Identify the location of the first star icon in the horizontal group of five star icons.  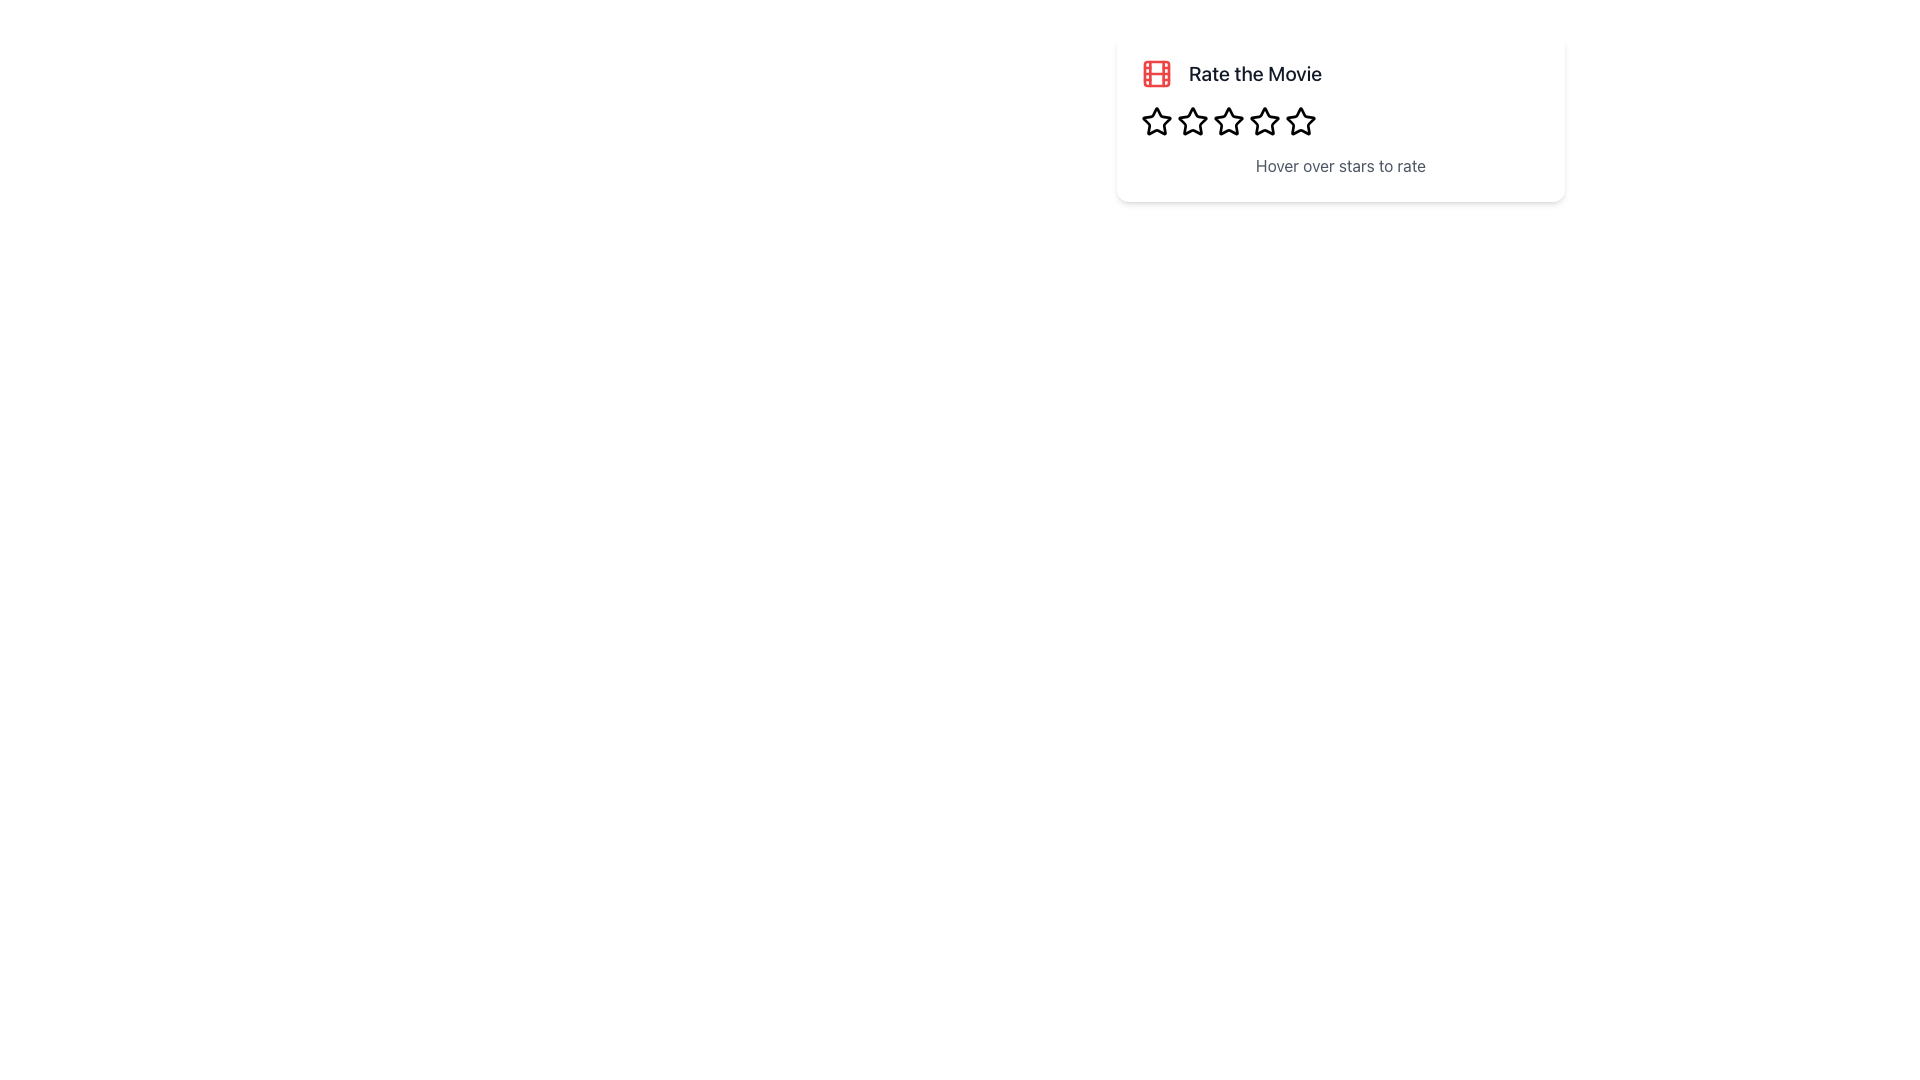
(1156, 122).